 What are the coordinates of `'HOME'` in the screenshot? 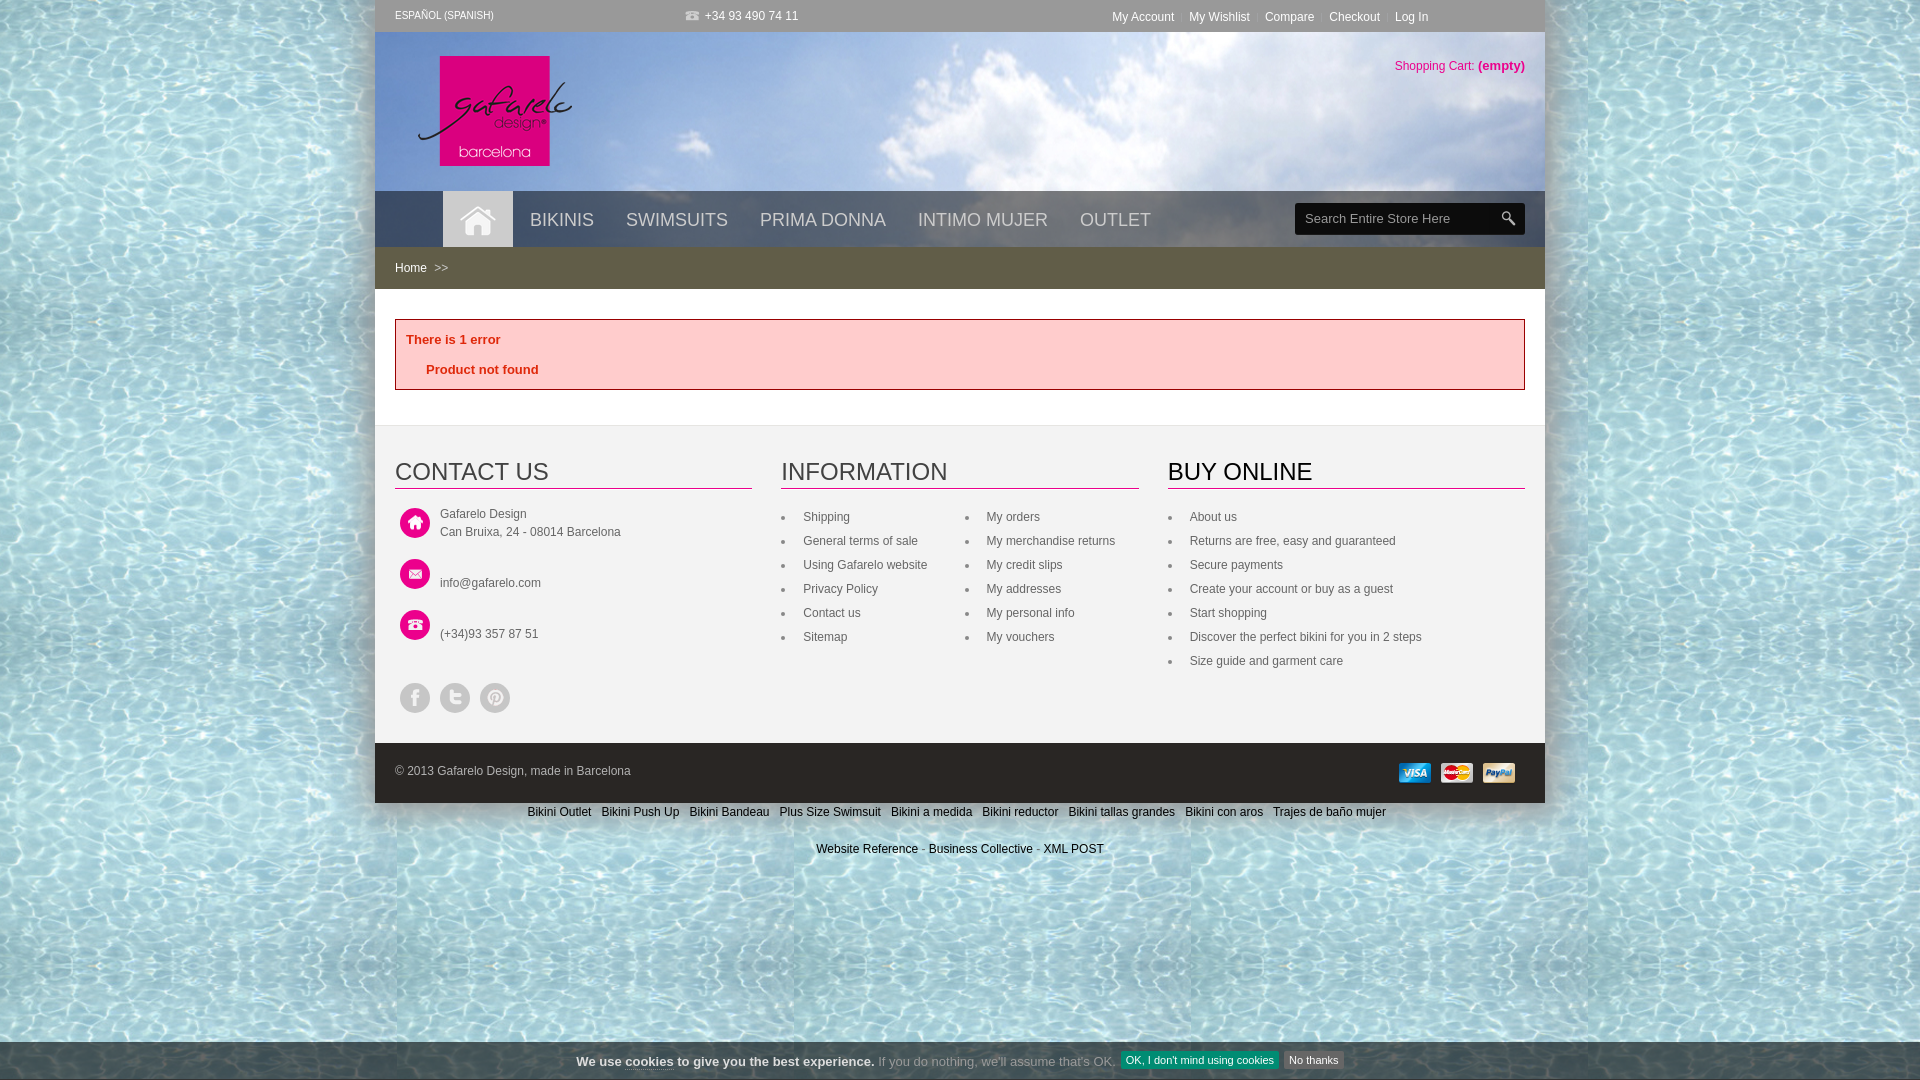 It's located at (477, 219).